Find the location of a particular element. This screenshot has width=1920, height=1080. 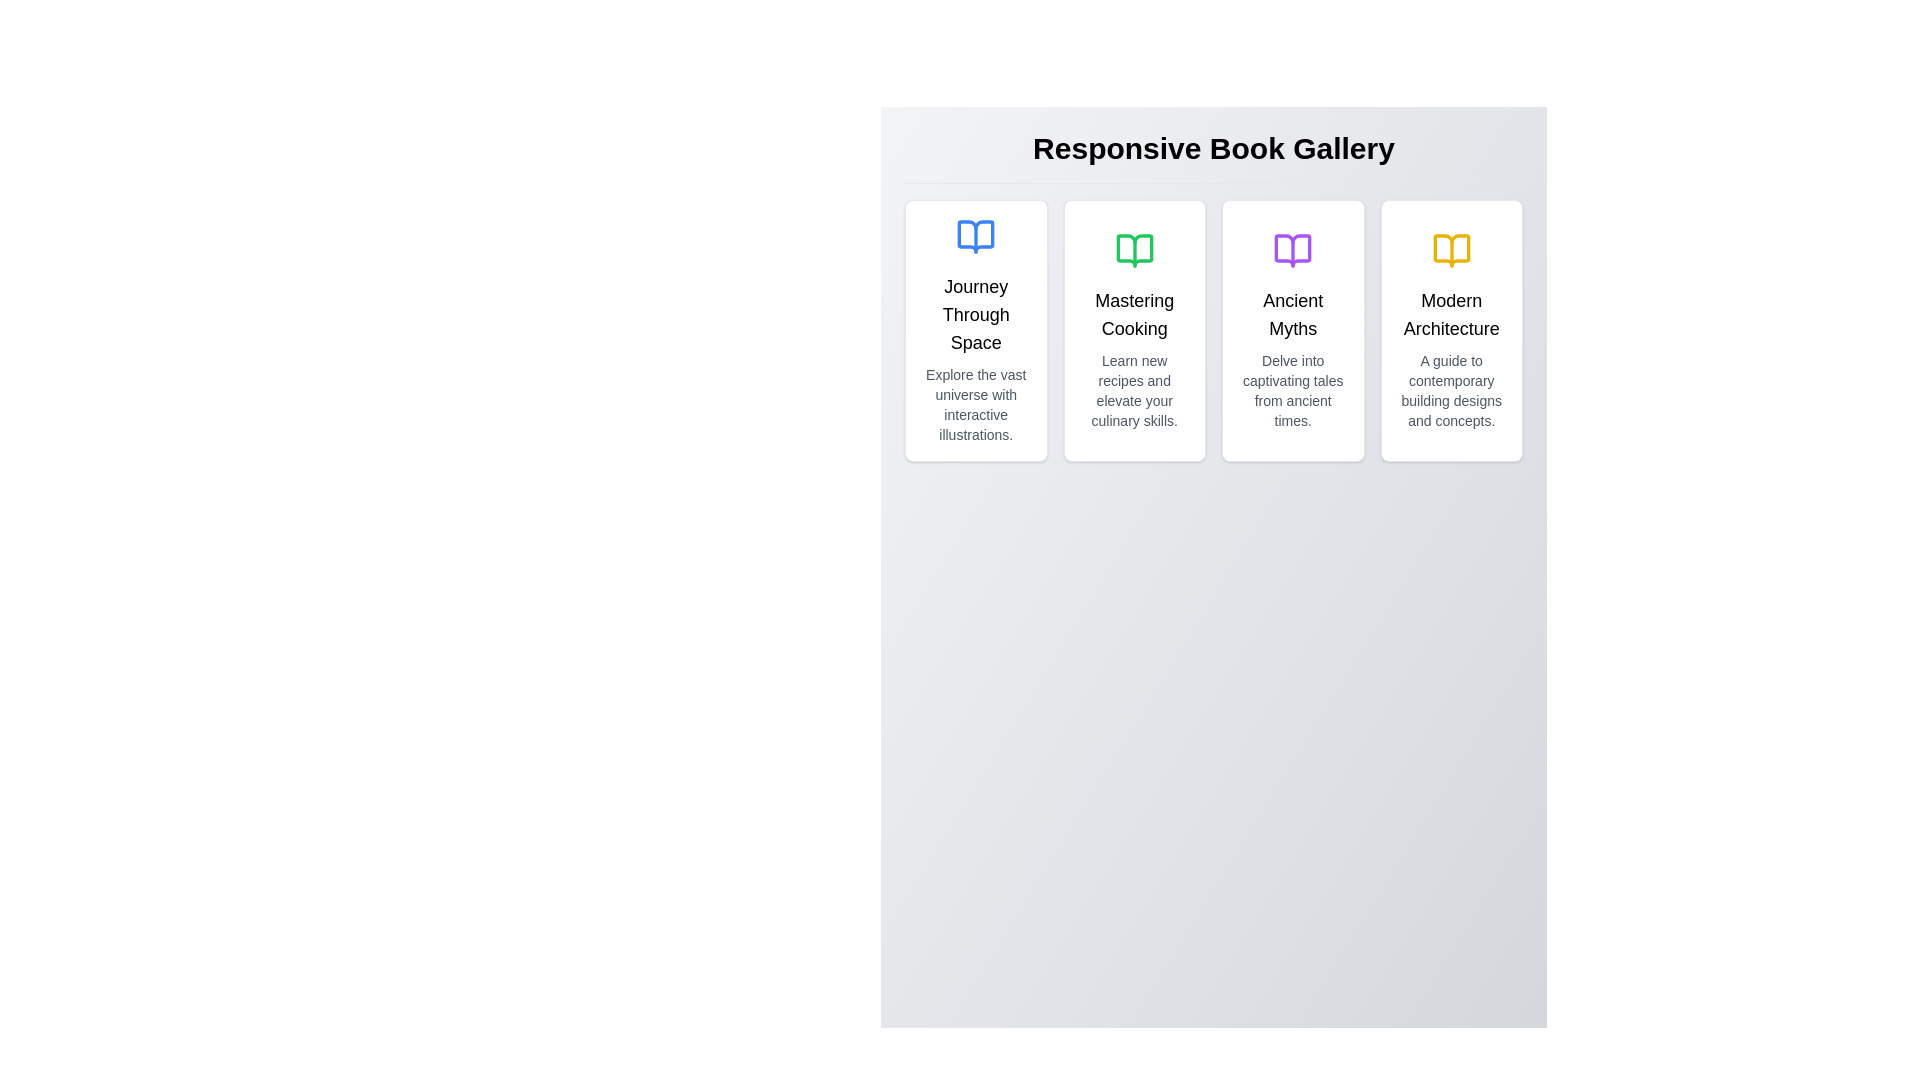

the subtitle text element that elaborates on the 'Journey Through Space' card, positioned beneath the title in the lower section of the card is located at coordinates (976, 405).